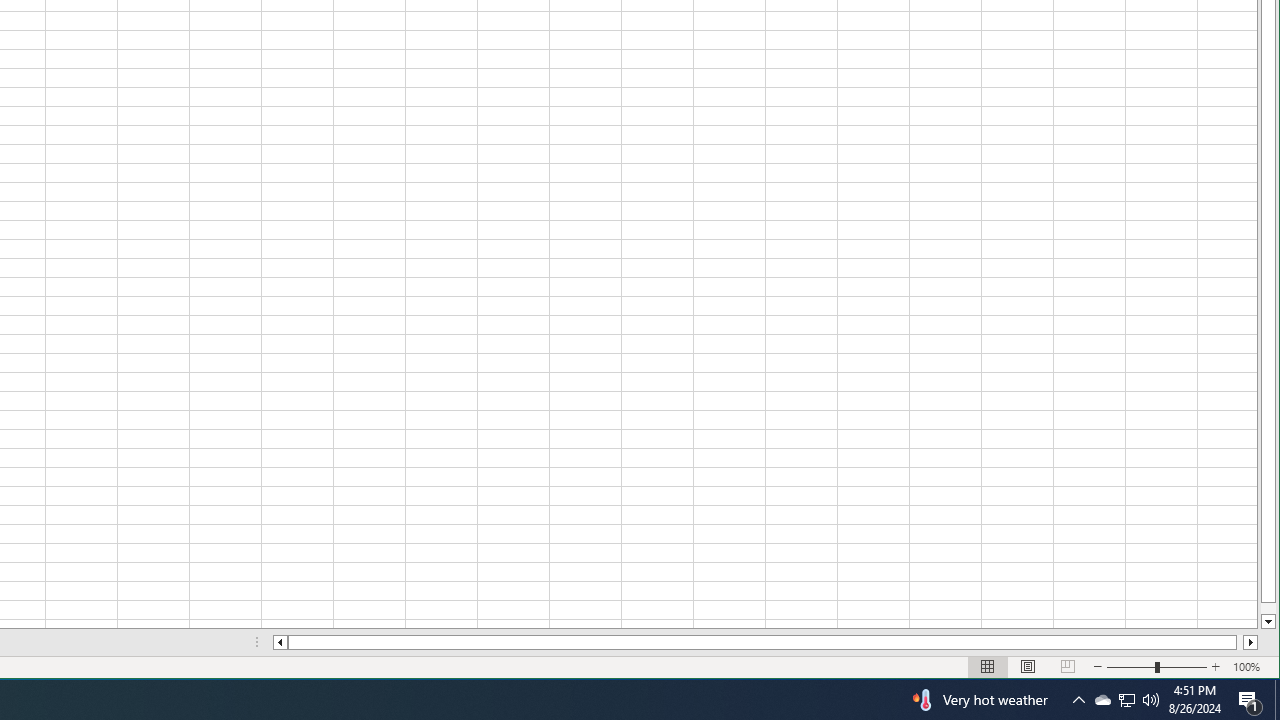 The image size is (1280, 720). What do you see at coordinates (978, 698) in the screenshot?
I see `'Very hot weather'` at bounding box center [978, 698].